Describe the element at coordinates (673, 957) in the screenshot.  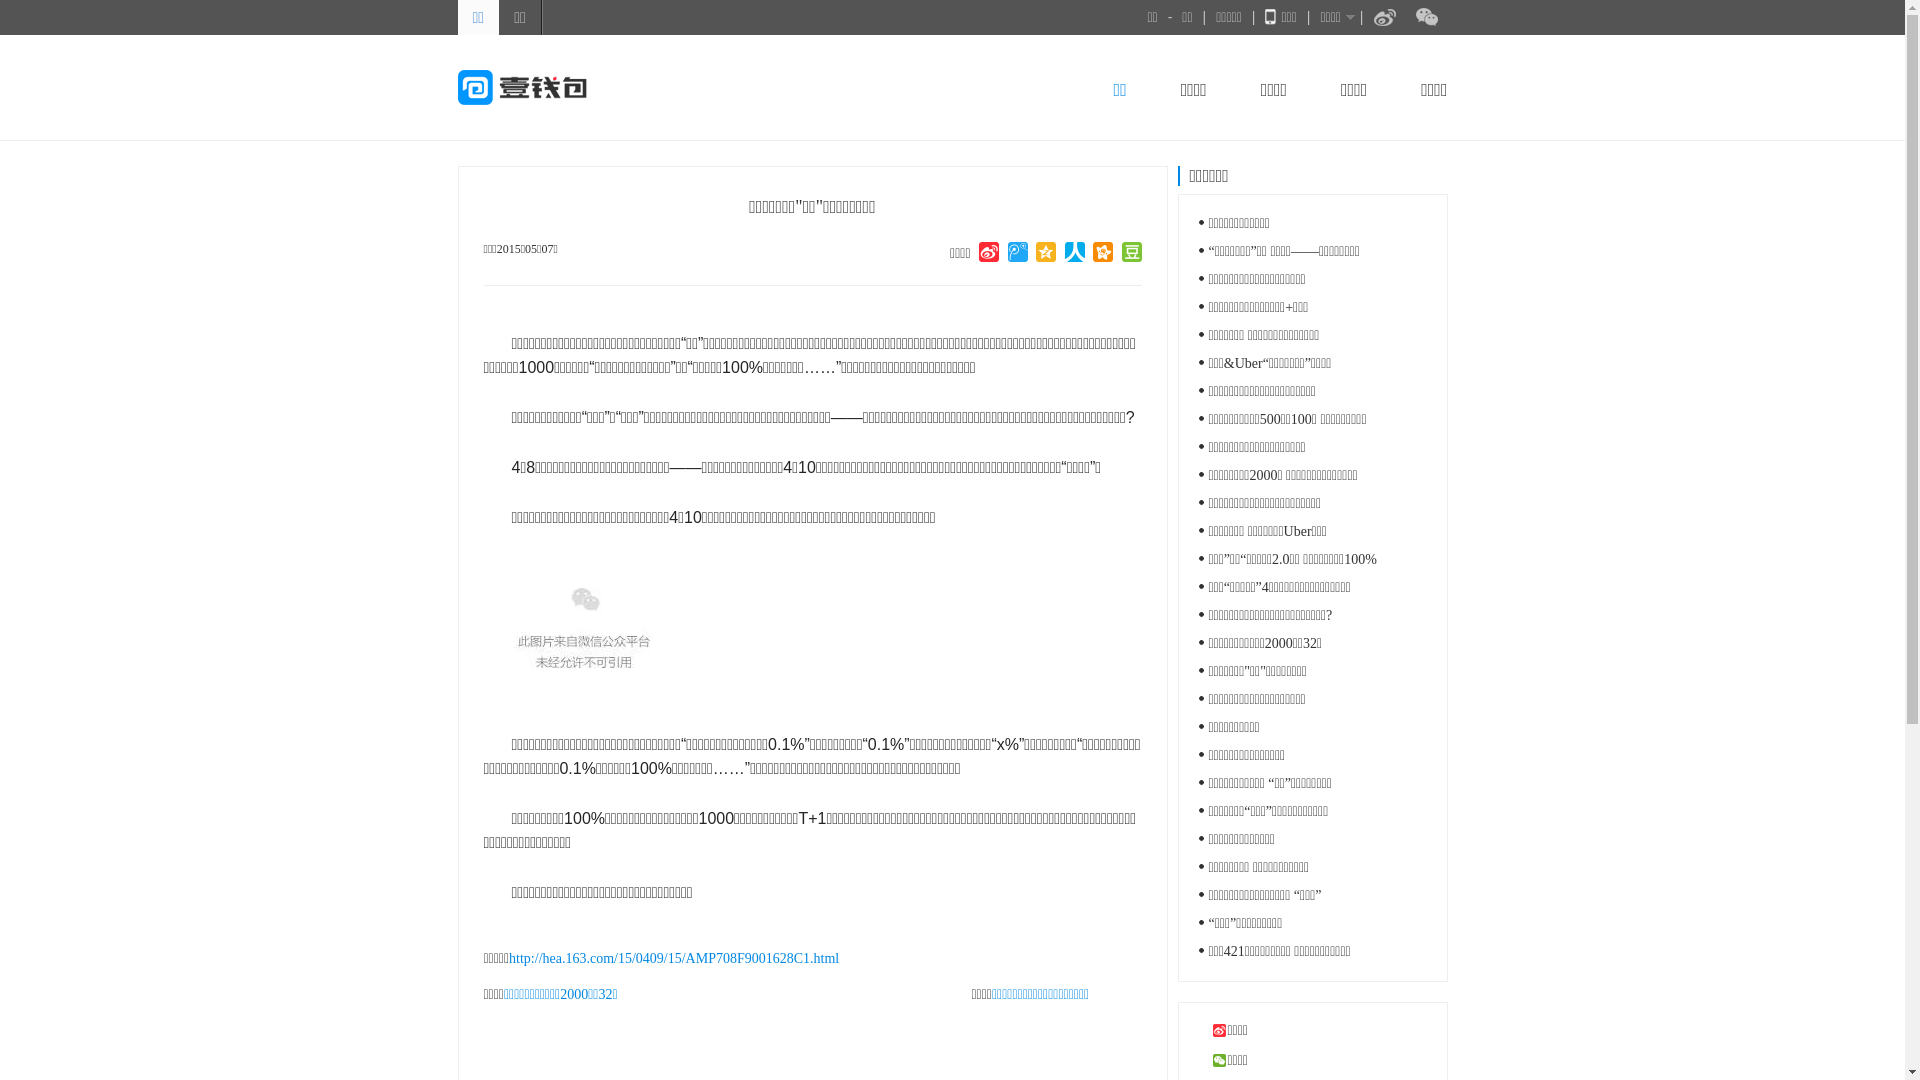
I see `'http://hea.163.com/15/0409/15/AMP708F9001628C1.html'` at that location.